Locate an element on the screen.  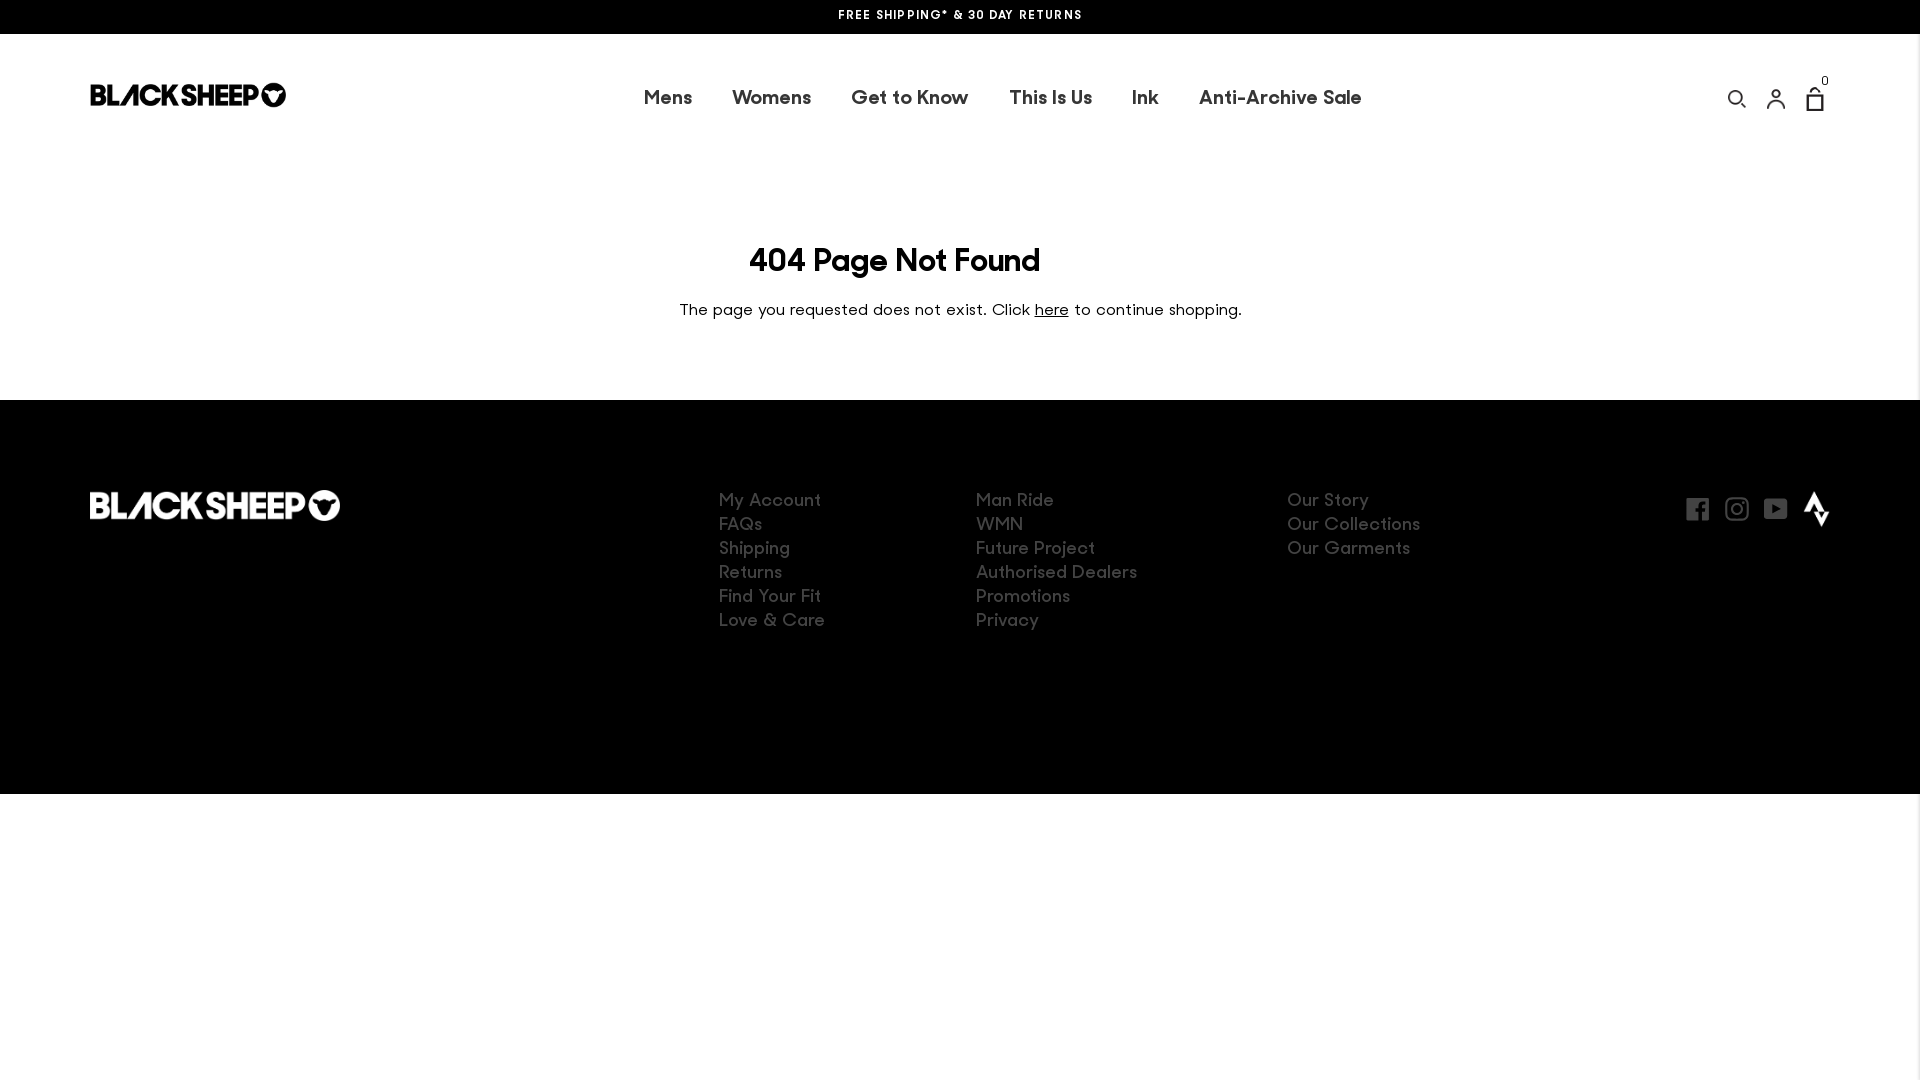
'Get to Know' is located at coordinates (907, 99).